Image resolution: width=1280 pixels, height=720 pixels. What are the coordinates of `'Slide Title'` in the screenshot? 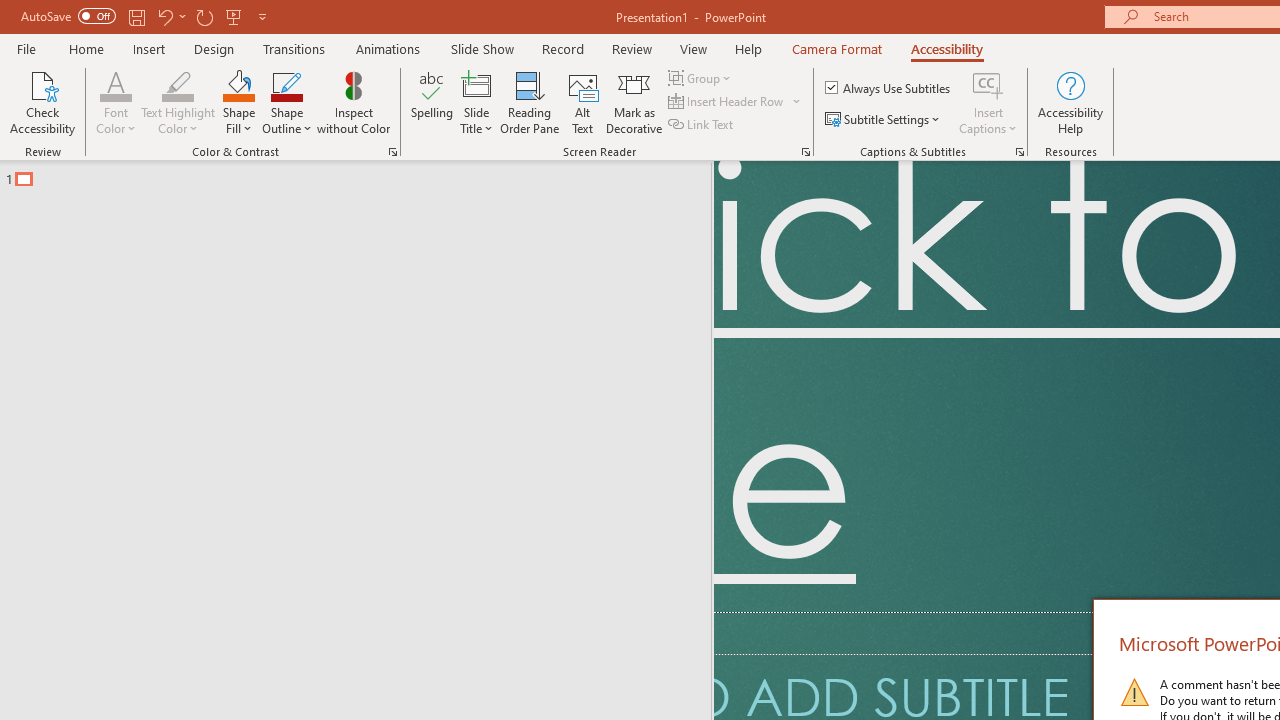 It's located at (475, 84).